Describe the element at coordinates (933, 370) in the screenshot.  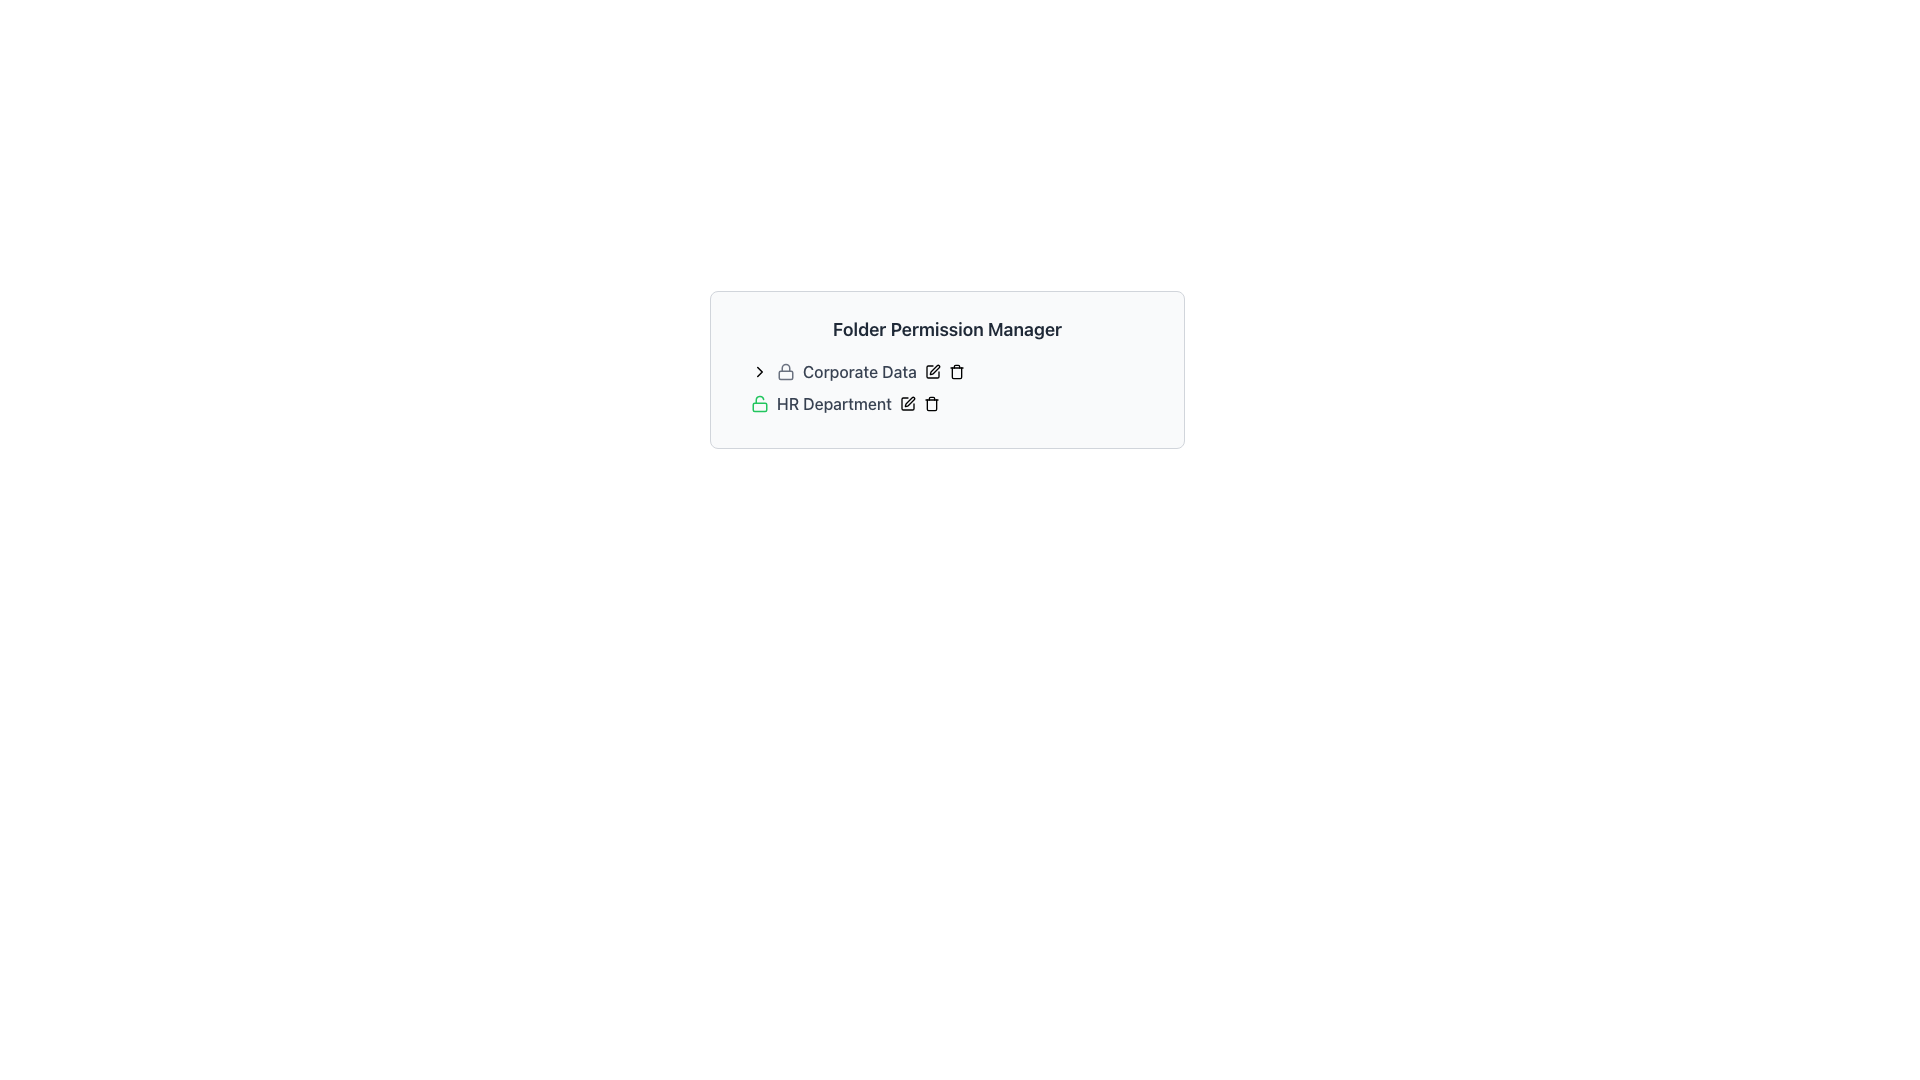
I see `the editing SVG icon located to the right of the 'Corporate Data' label in the 'Folder Permission Manager' interface` at that location.